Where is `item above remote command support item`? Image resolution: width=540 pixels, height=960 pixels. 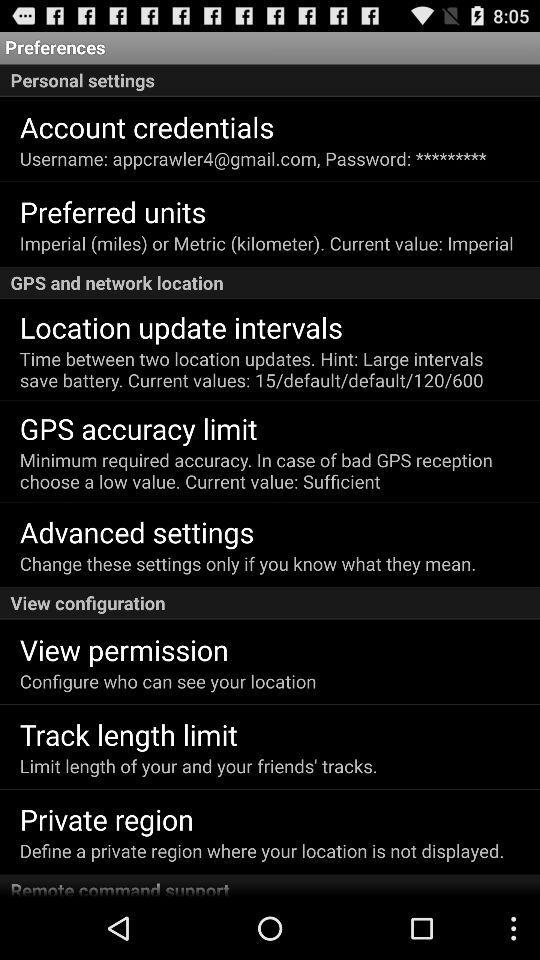
item above remote command support item is located at coordinates (262, 849).